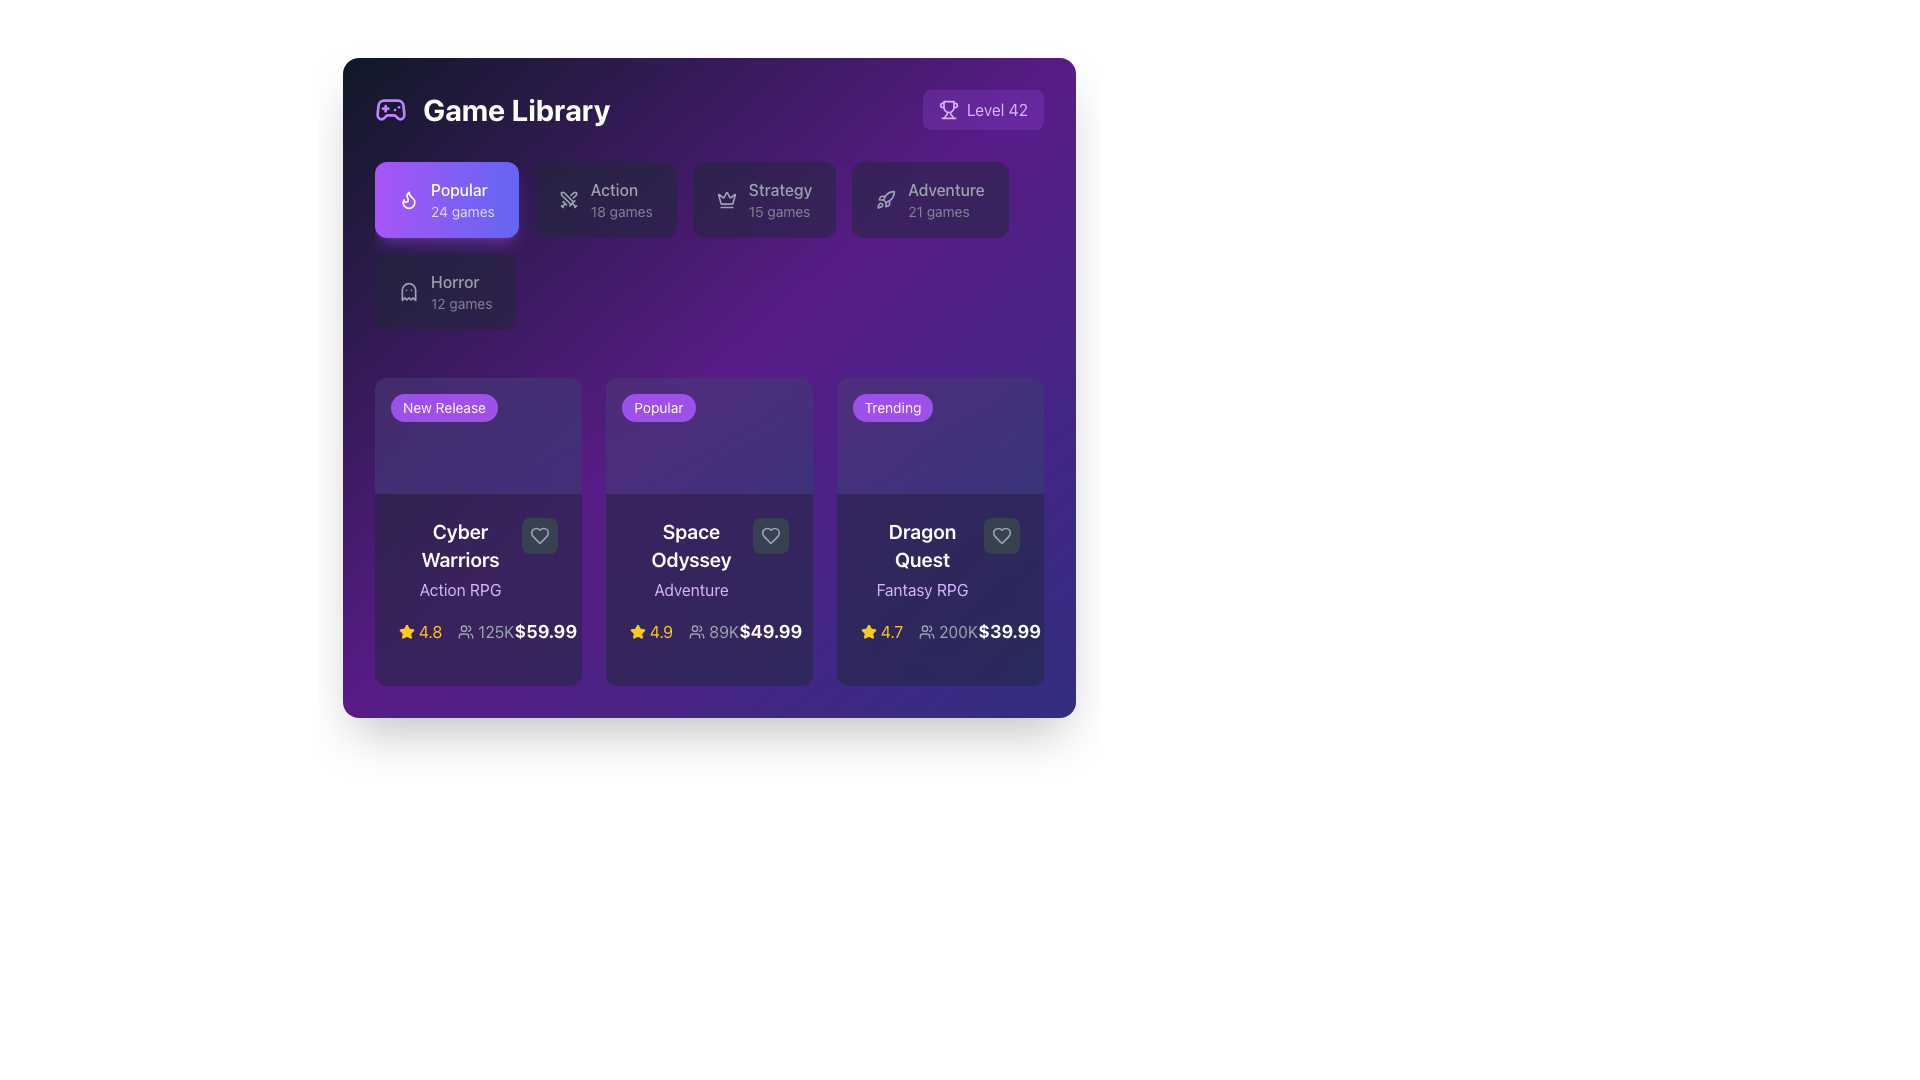  Describe the element at coordinates (455, 632) in the screenshot. I see `the text label indicating the number of users or reviews for the game 'Cyber Warriors', positioned to the right of the yellow rating star and user icon` at that location.